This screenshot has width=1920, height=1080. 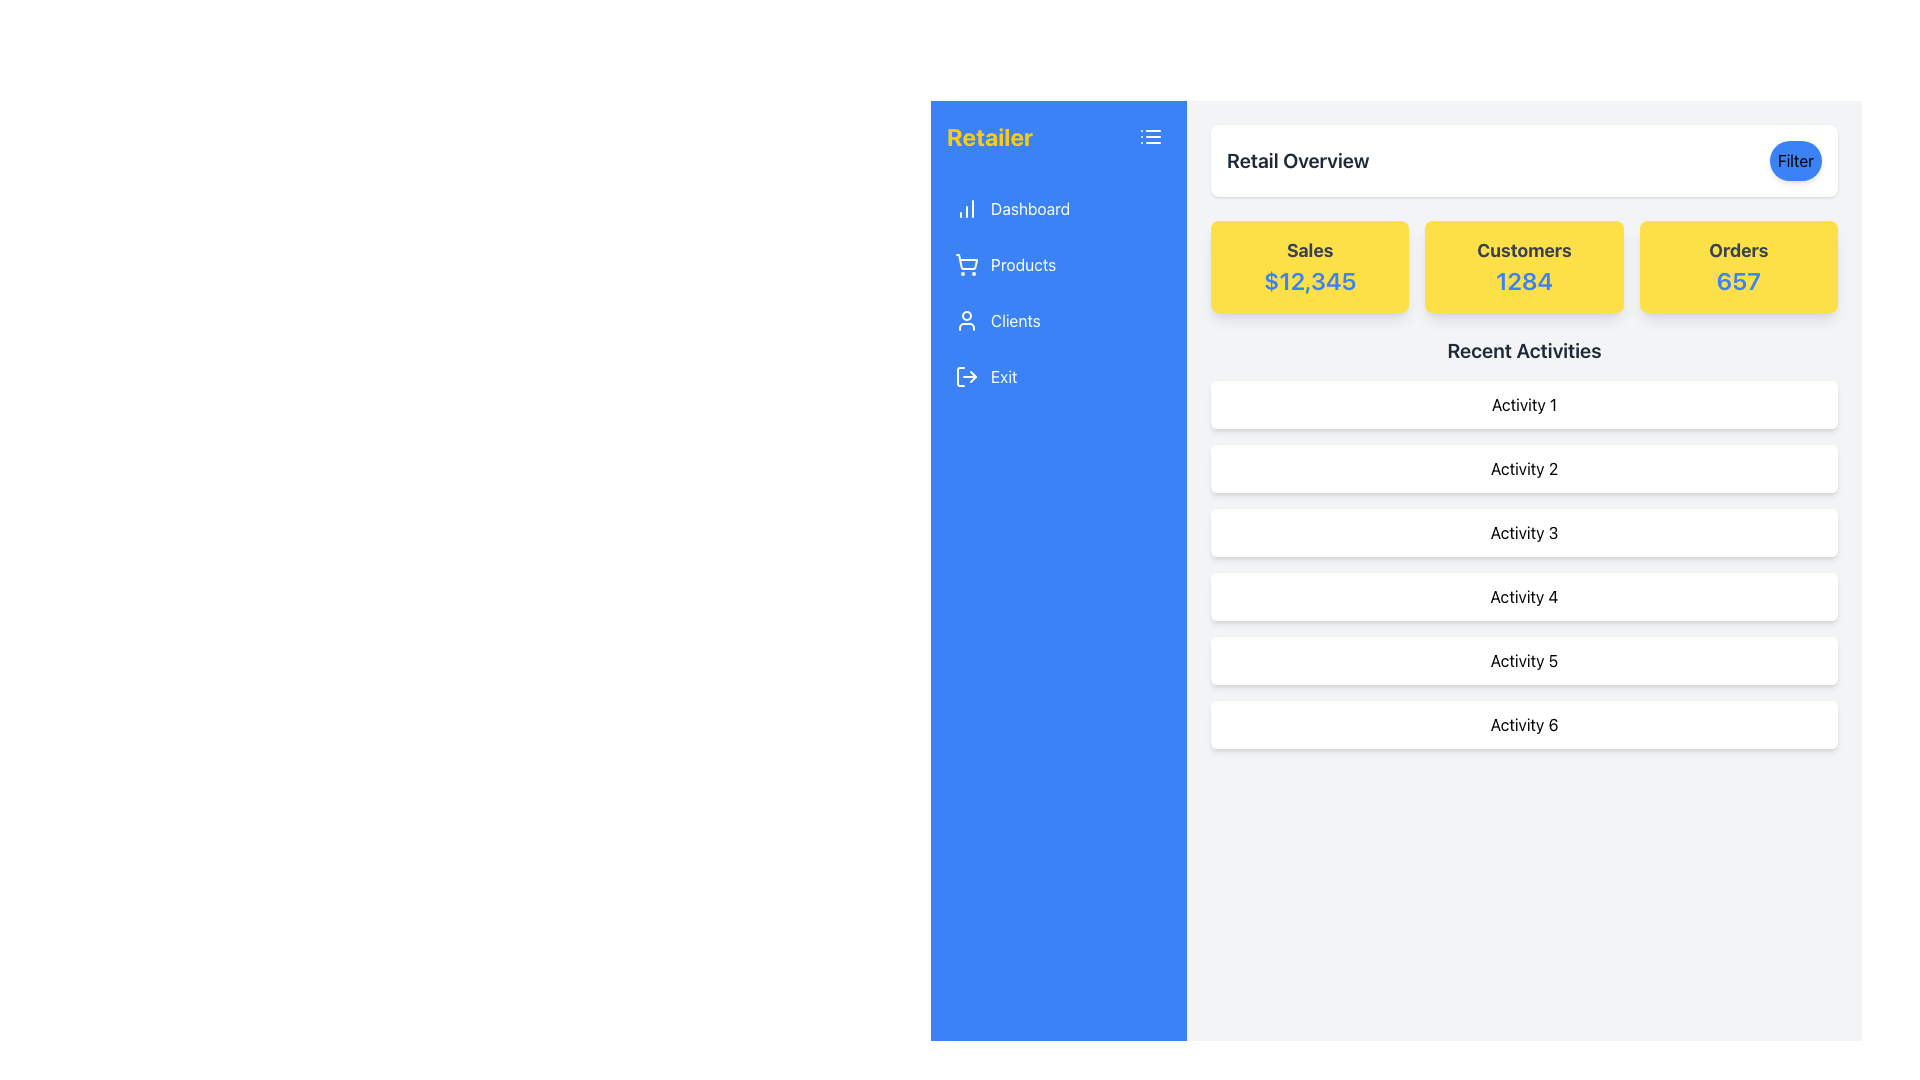 I want to click on the 'Activity 2' button, which is a rectangular component with a white background, rounded corners, and the text 'Activity 2' centered in black, so click(x=1523, y=469).